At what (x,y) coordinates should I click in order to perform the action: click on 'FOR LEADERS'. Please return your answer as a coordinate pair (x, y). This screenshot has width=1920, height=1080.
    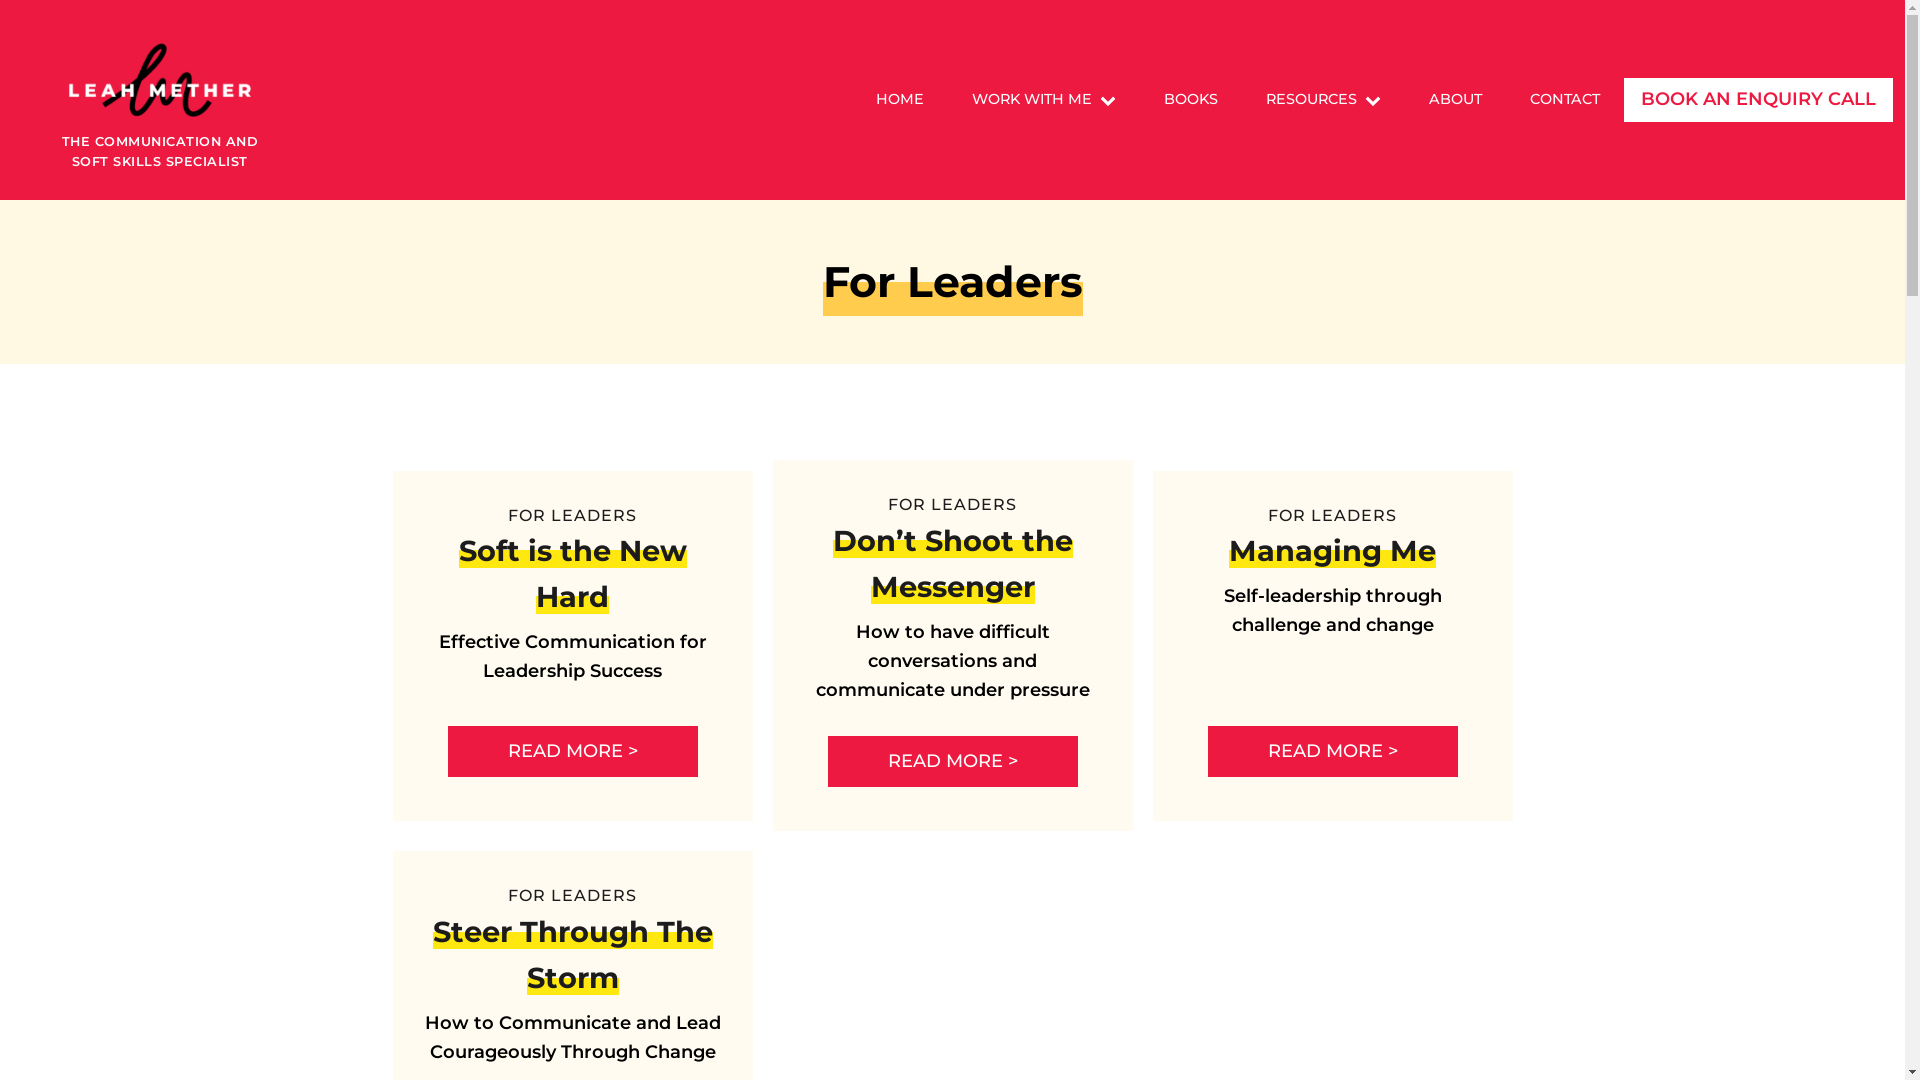
    Looking at the image, I should click on (1332, 514).